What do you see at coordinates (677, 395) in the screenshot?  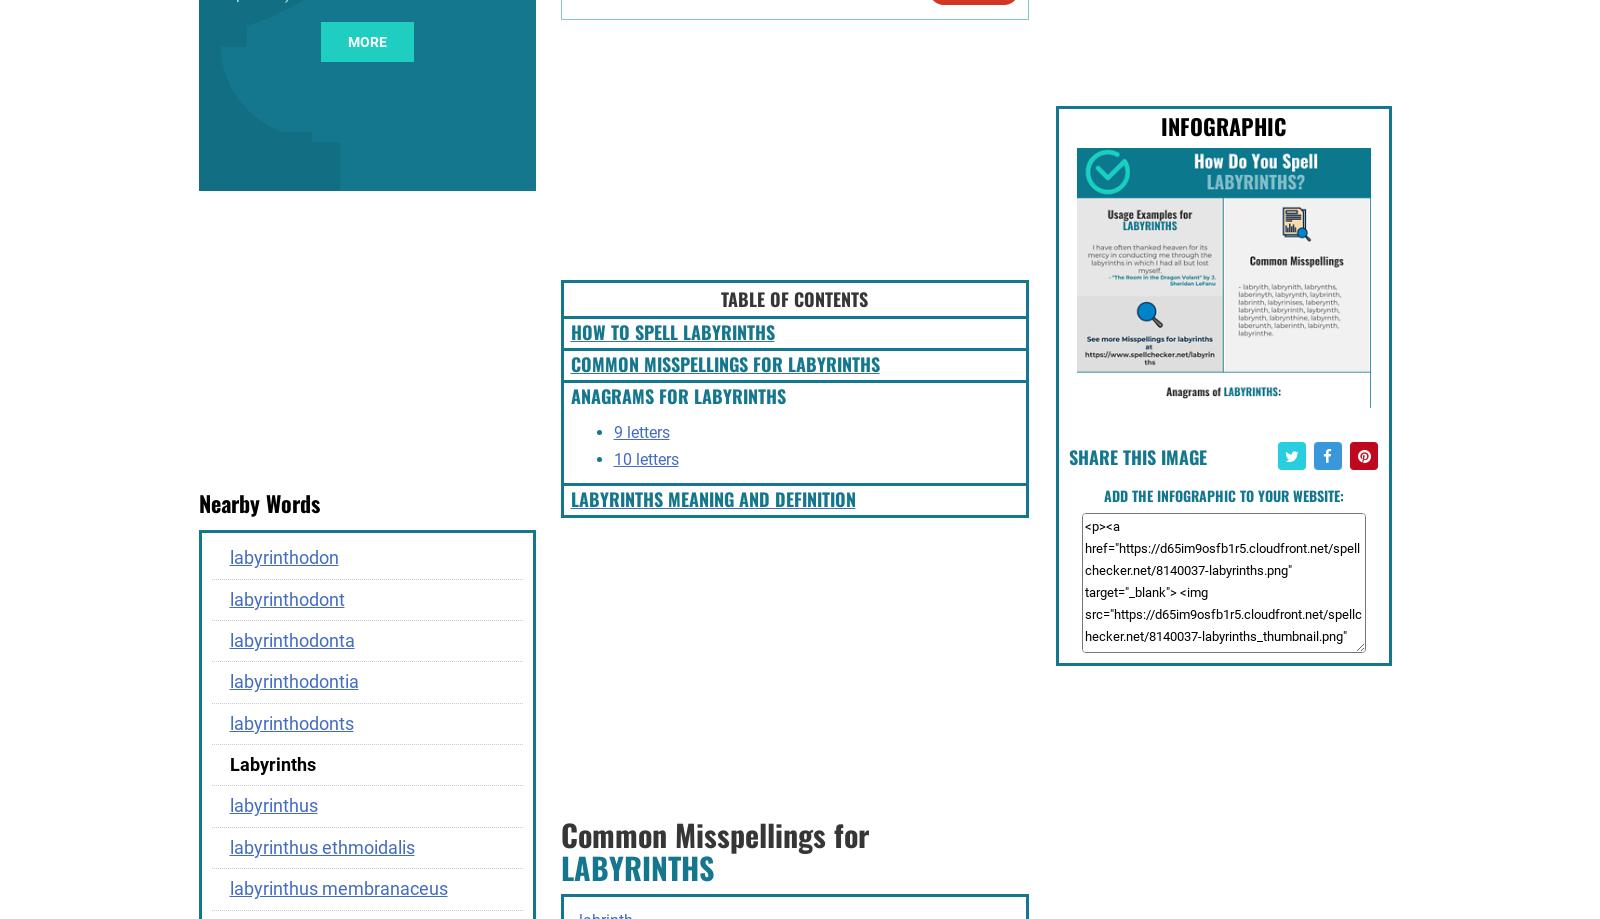 I see `'Anagrams for Labyrinths'` at bounding box center [677, 395].